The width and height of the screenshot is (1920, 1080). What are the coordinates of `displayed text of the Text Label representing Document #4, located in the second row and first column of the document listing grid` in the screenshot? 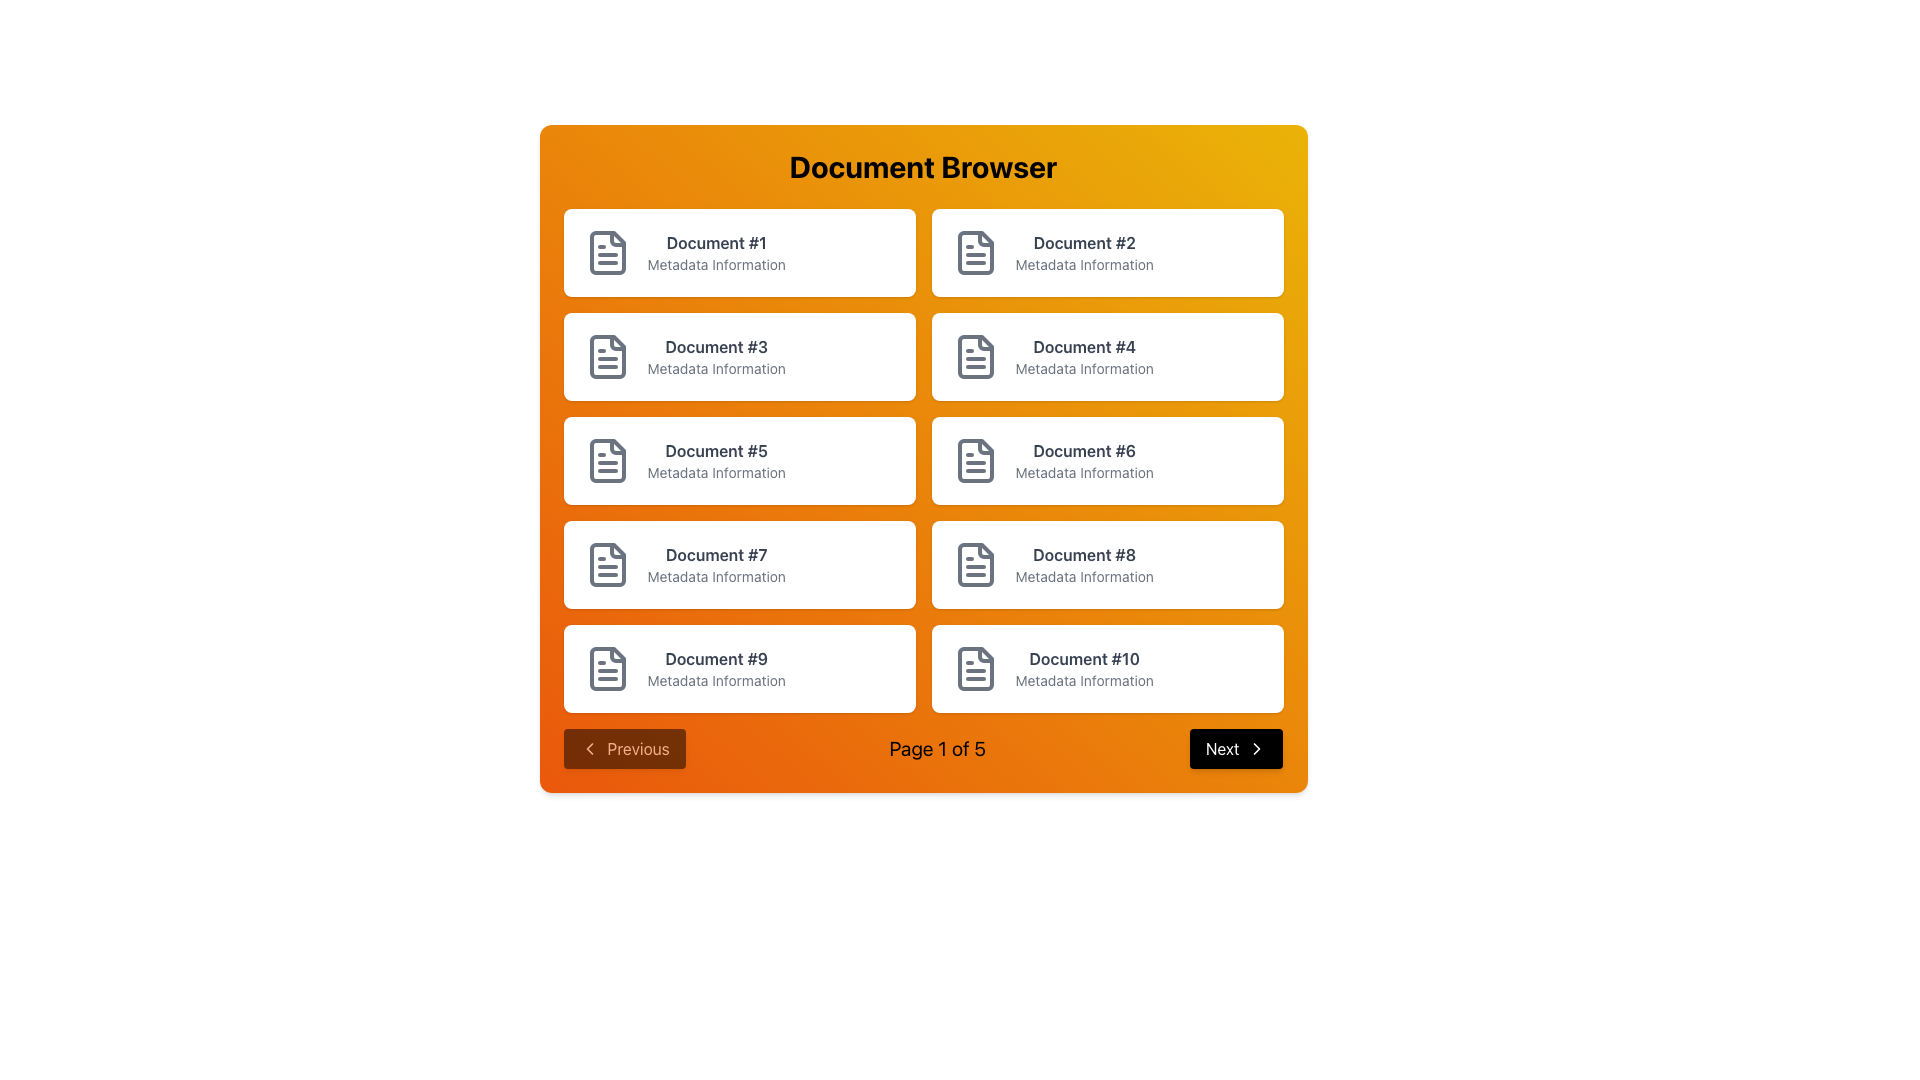 It's located at (1083, 356).